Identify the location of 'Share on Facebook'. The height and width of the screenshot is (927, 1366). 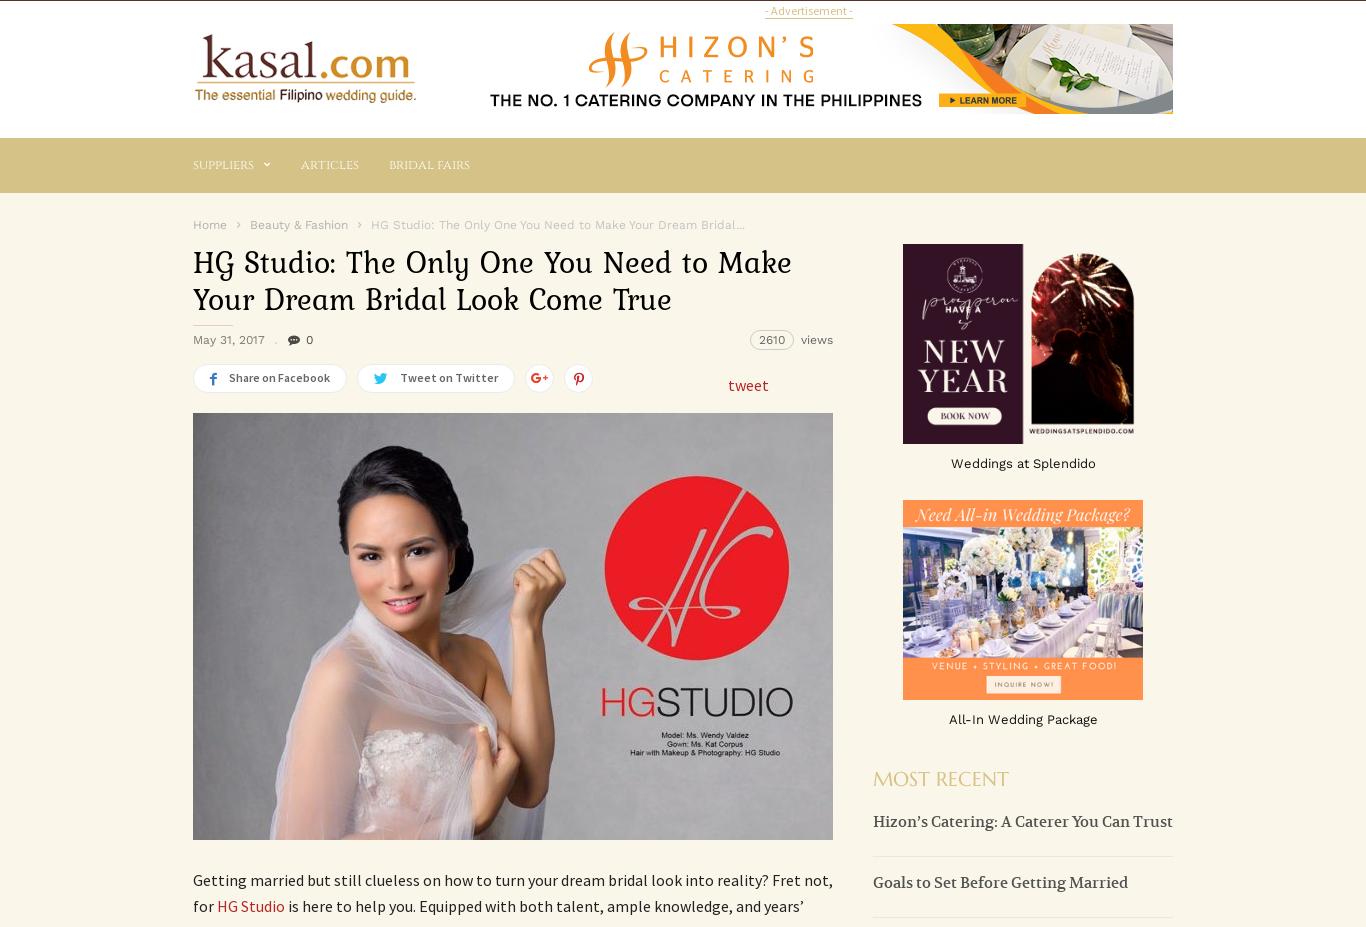
(279, 376).